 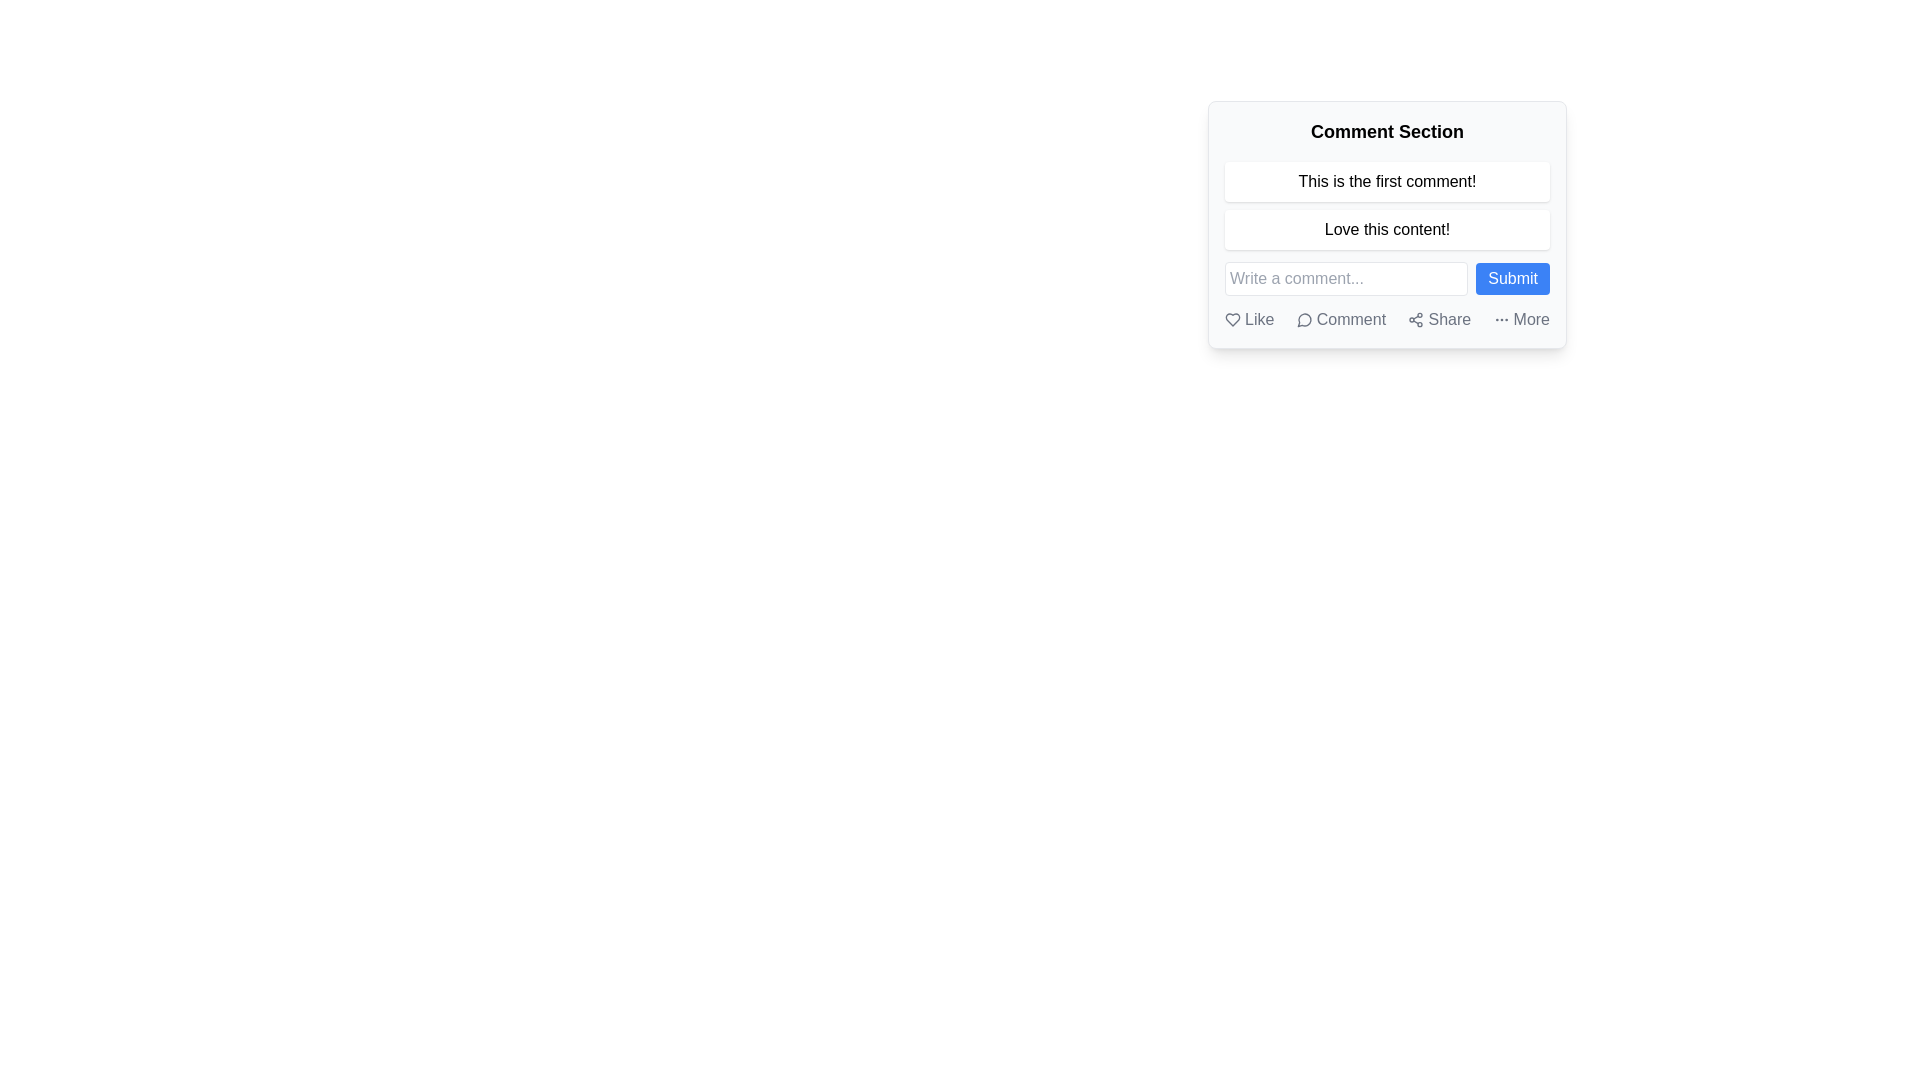 What do you see at coordinates (1232, 319) in the screenshot?
I see `the heart icon representing the 'Like' action located in the lower-left section of the comment interface` at bounding box center [1232, 319].